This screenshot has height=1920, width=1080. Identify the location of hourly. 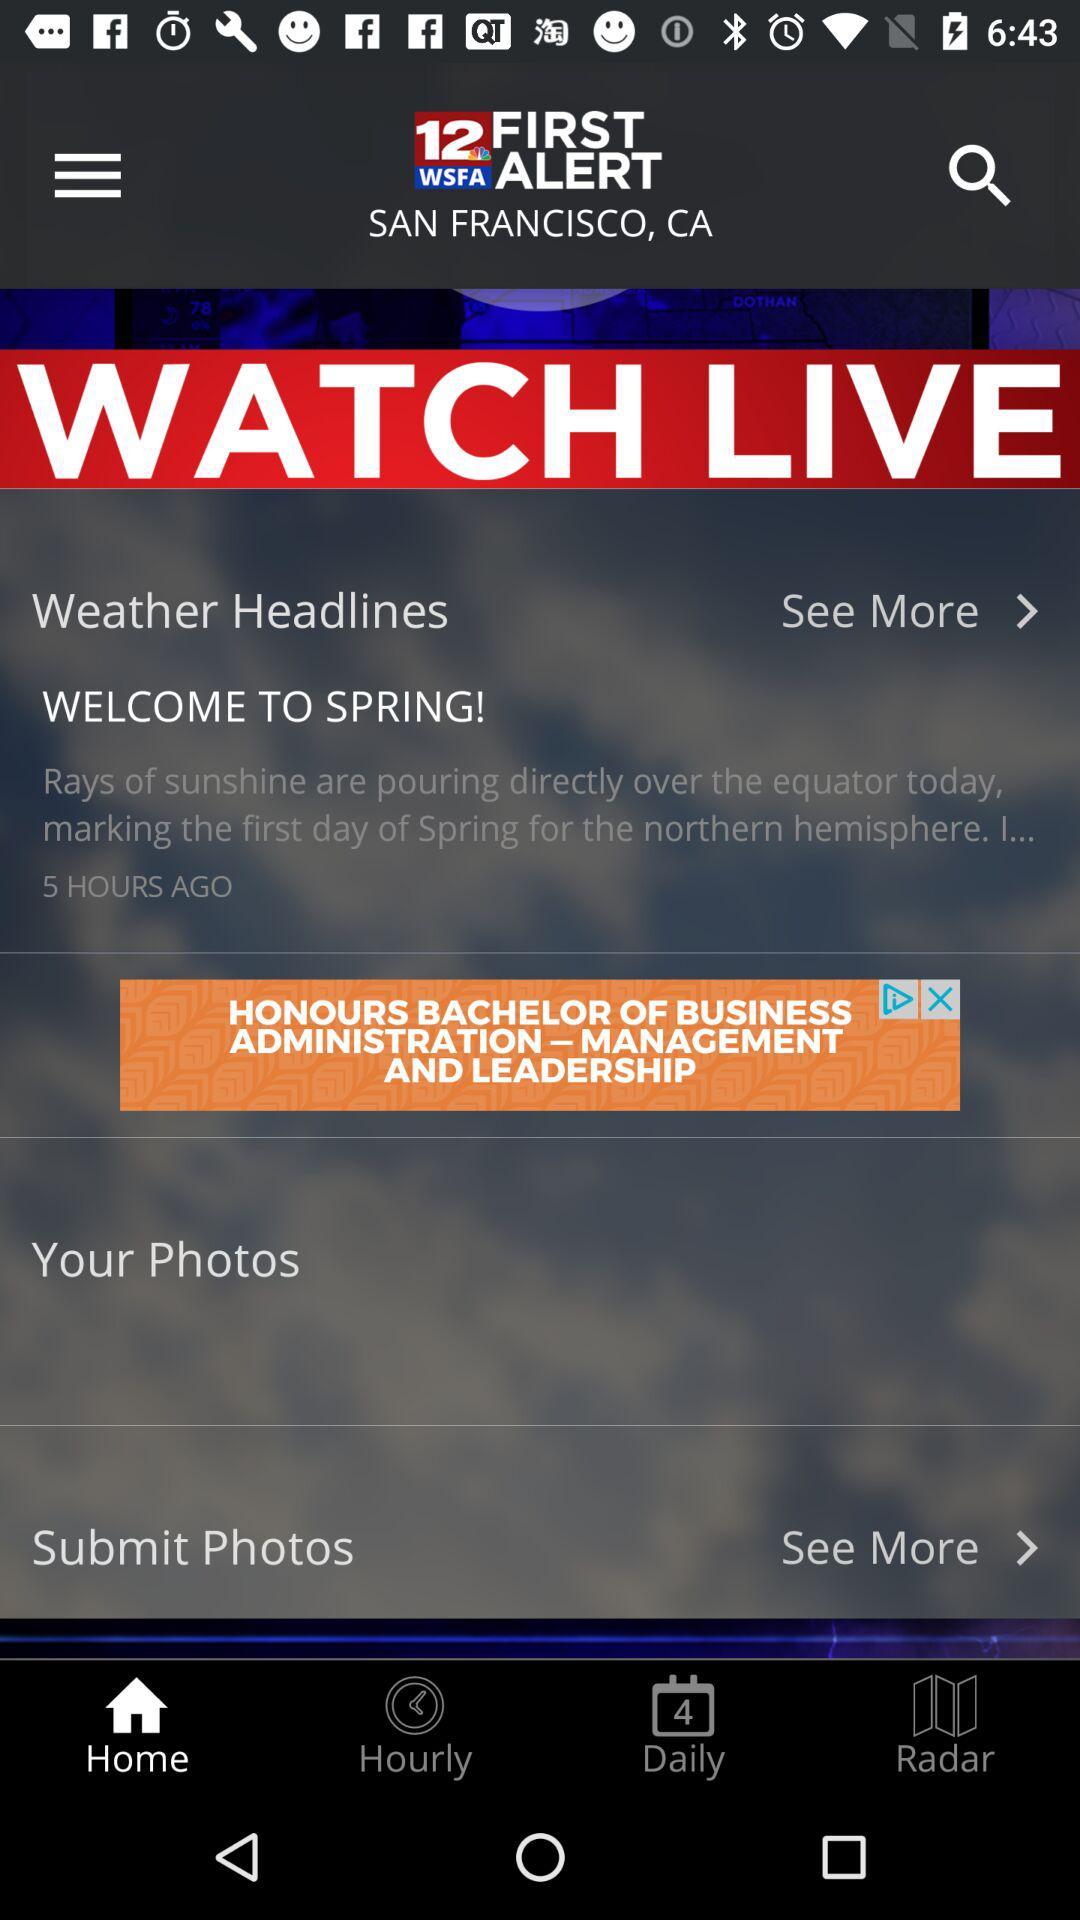
(413, 1726).